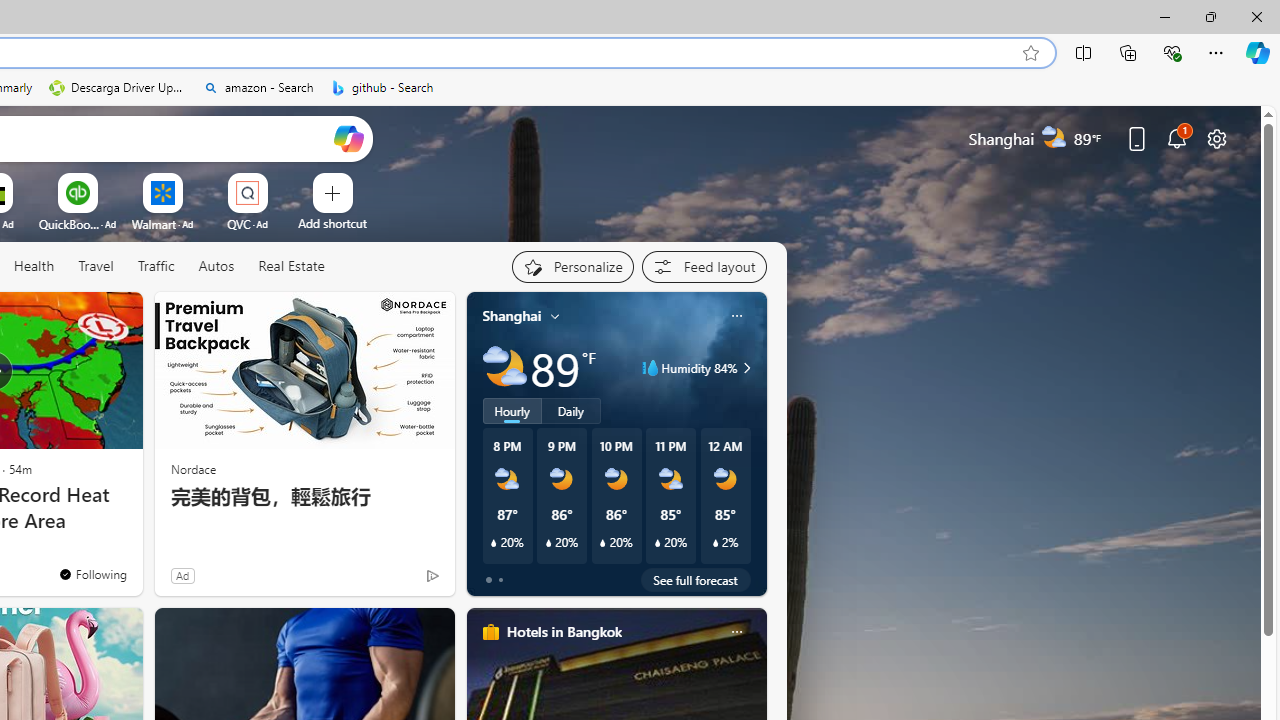 This screenshot has height=720, width=1280. I want to click on 'Partly cloudy', so click(504, 368).